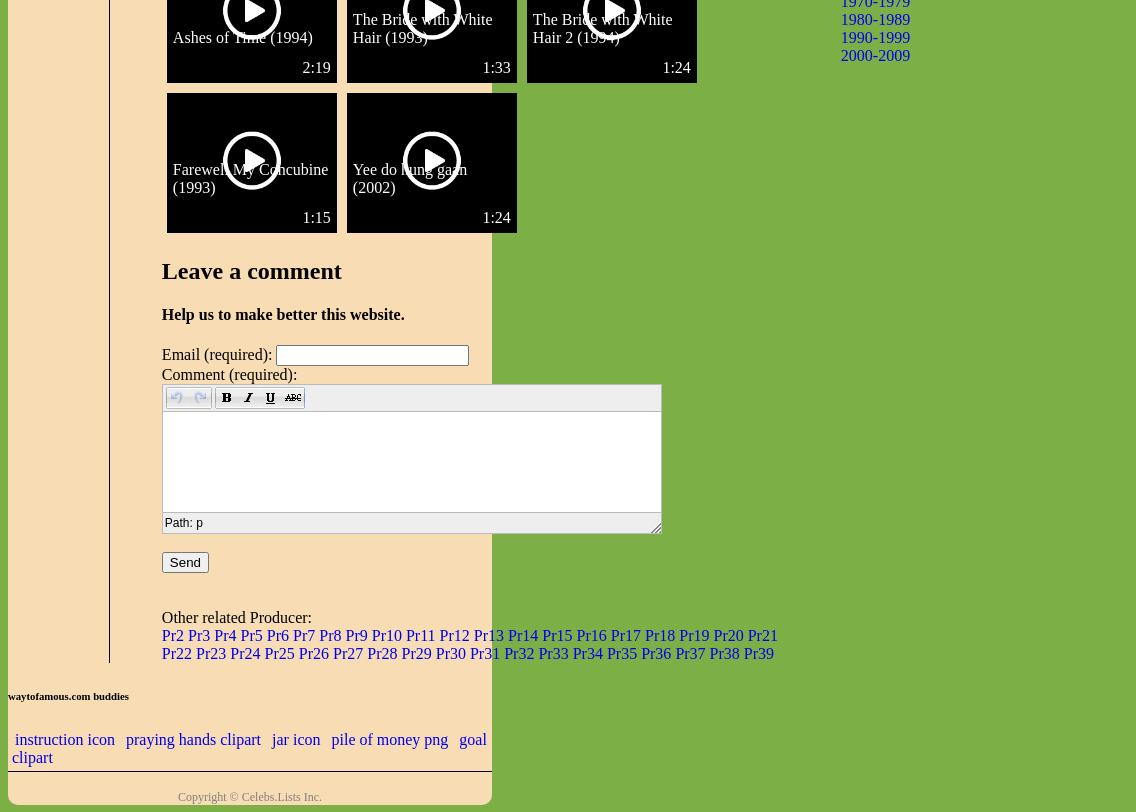 The height and width of the screenshot is (812, 1136). Describe the element at coordinates (722, 653) in the screenshot. I see `'Pr38'` at that location.